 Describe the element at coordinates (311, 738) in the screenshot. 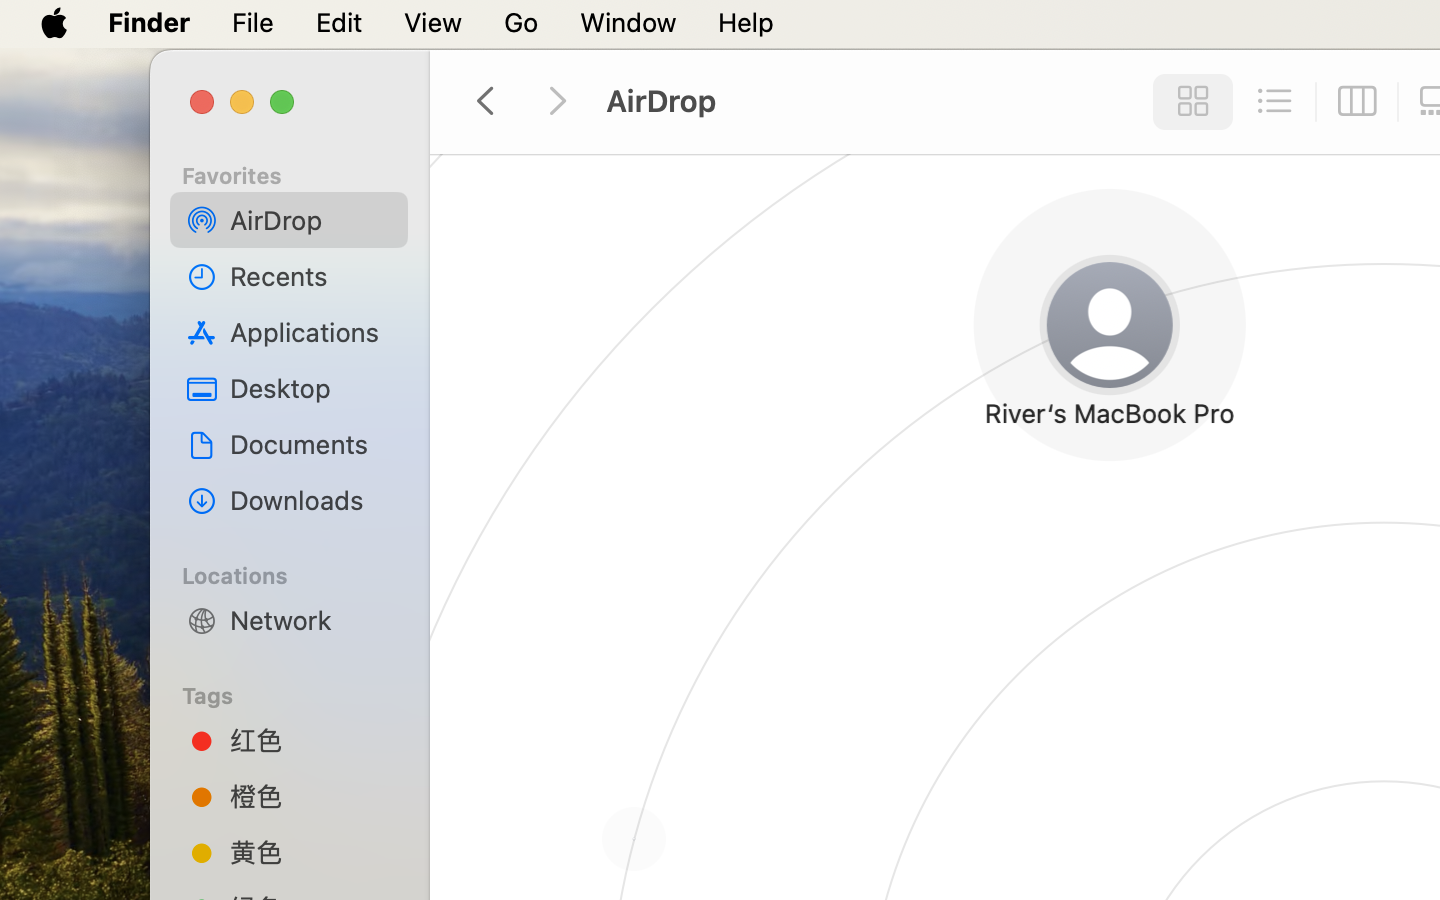

I see `'红色'` at that location.